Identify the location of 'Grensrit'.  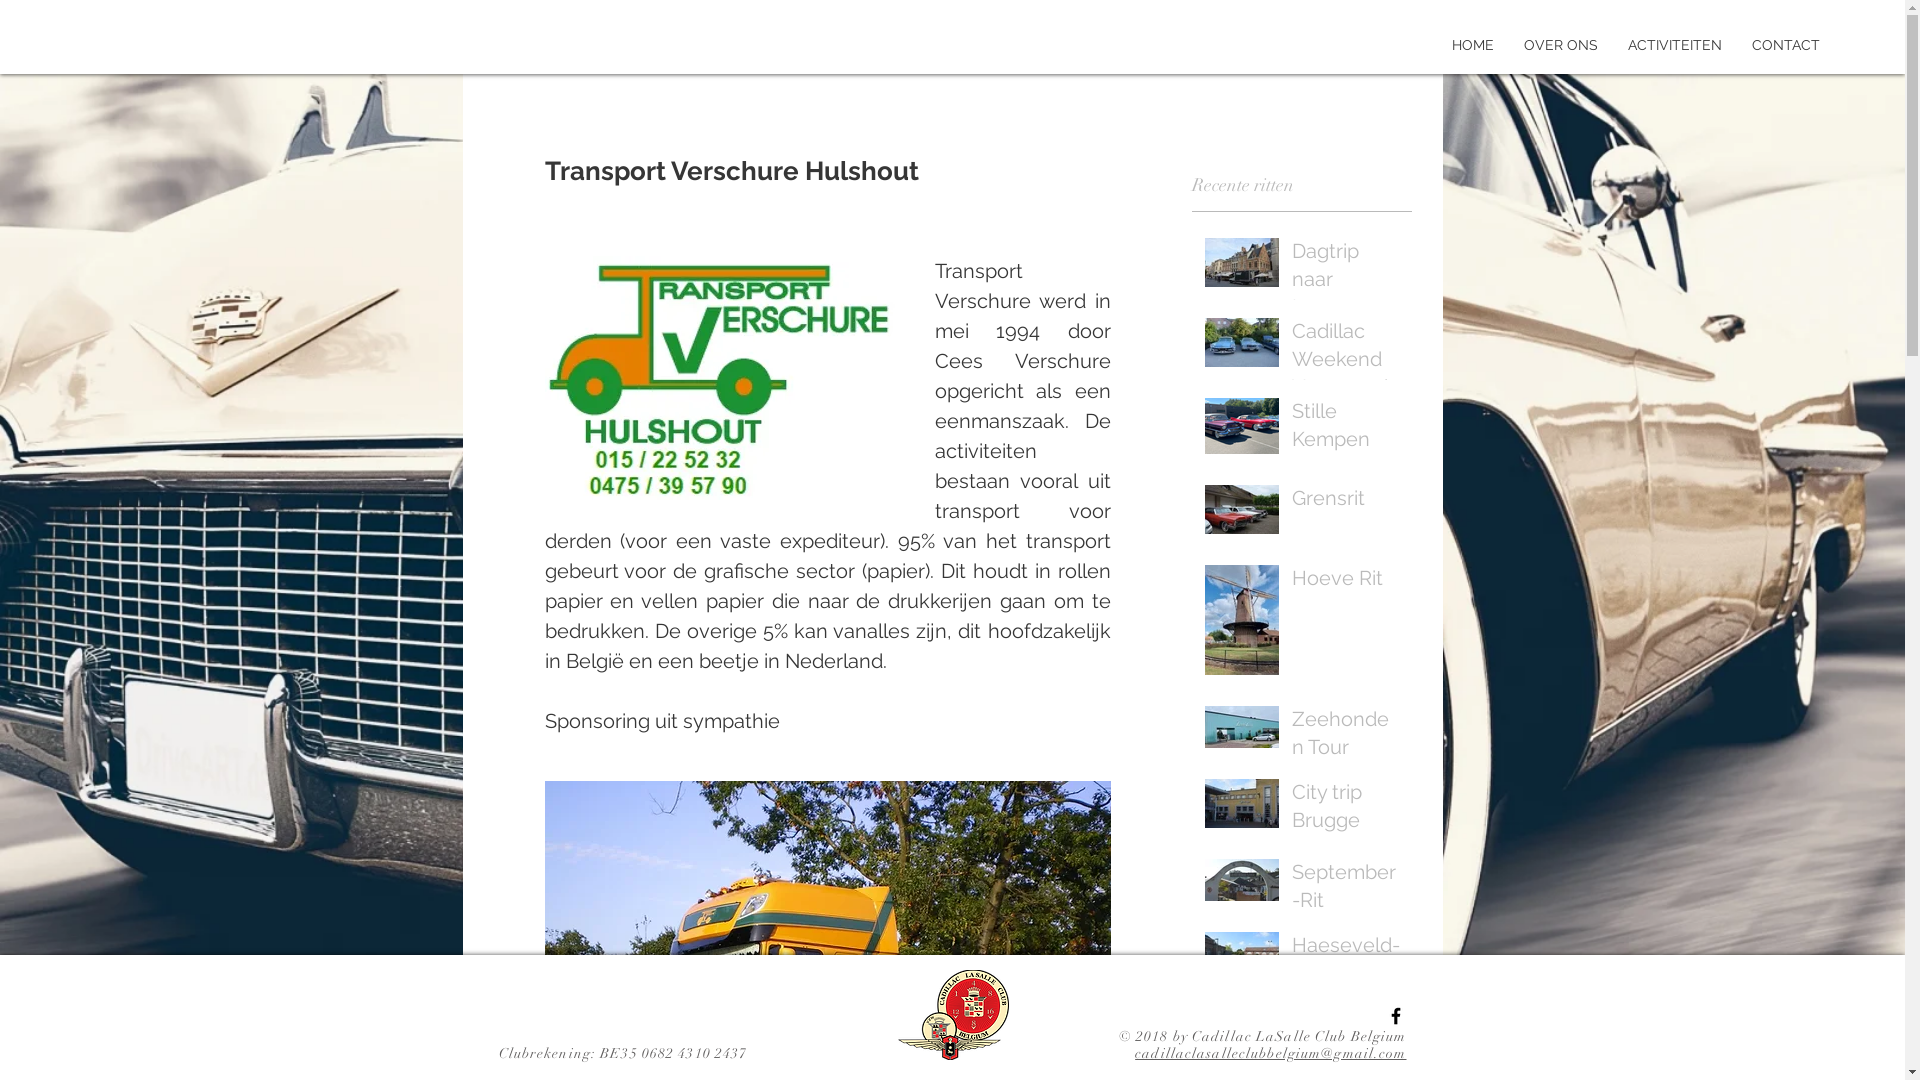
(1345, 500).